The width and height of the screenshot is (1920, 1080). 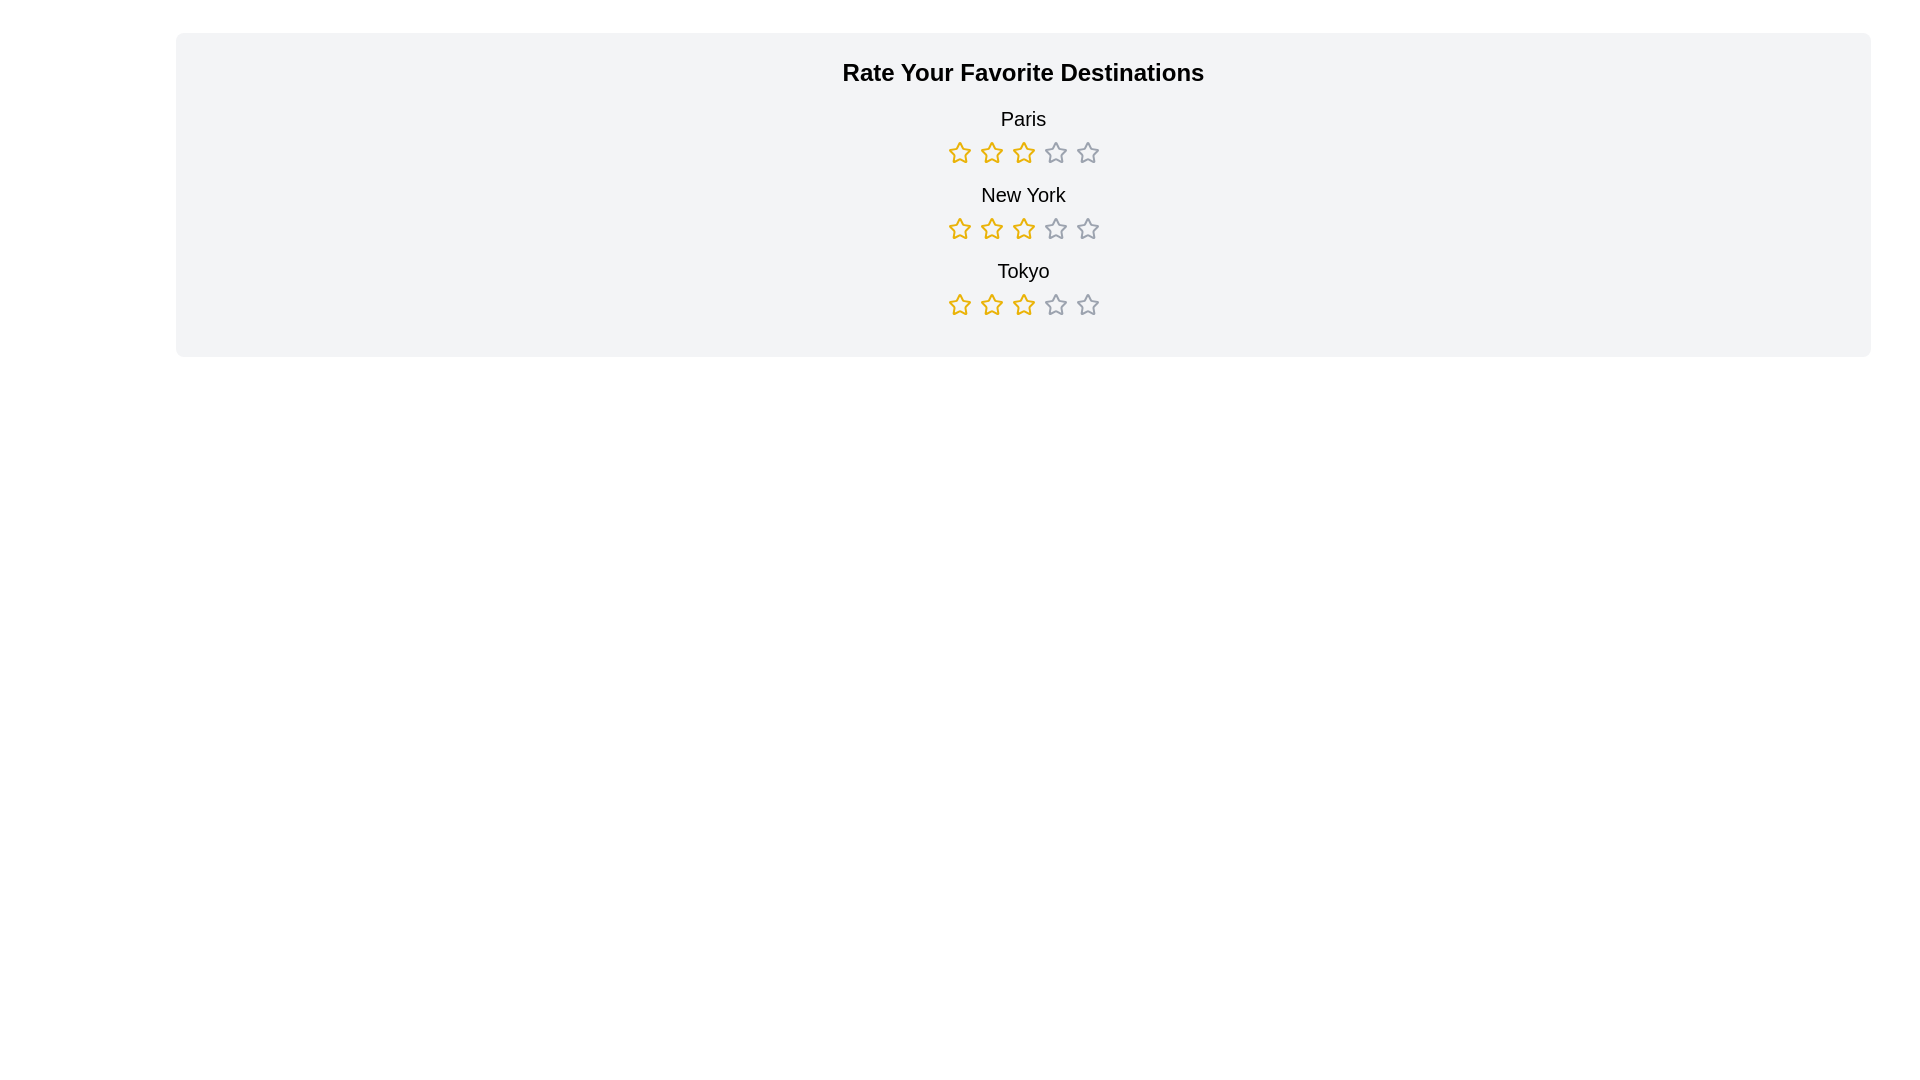 I want to click on one of the star icons in the Rating component for 'Tokyo' to update the rating, so click(x=1023, y=286).